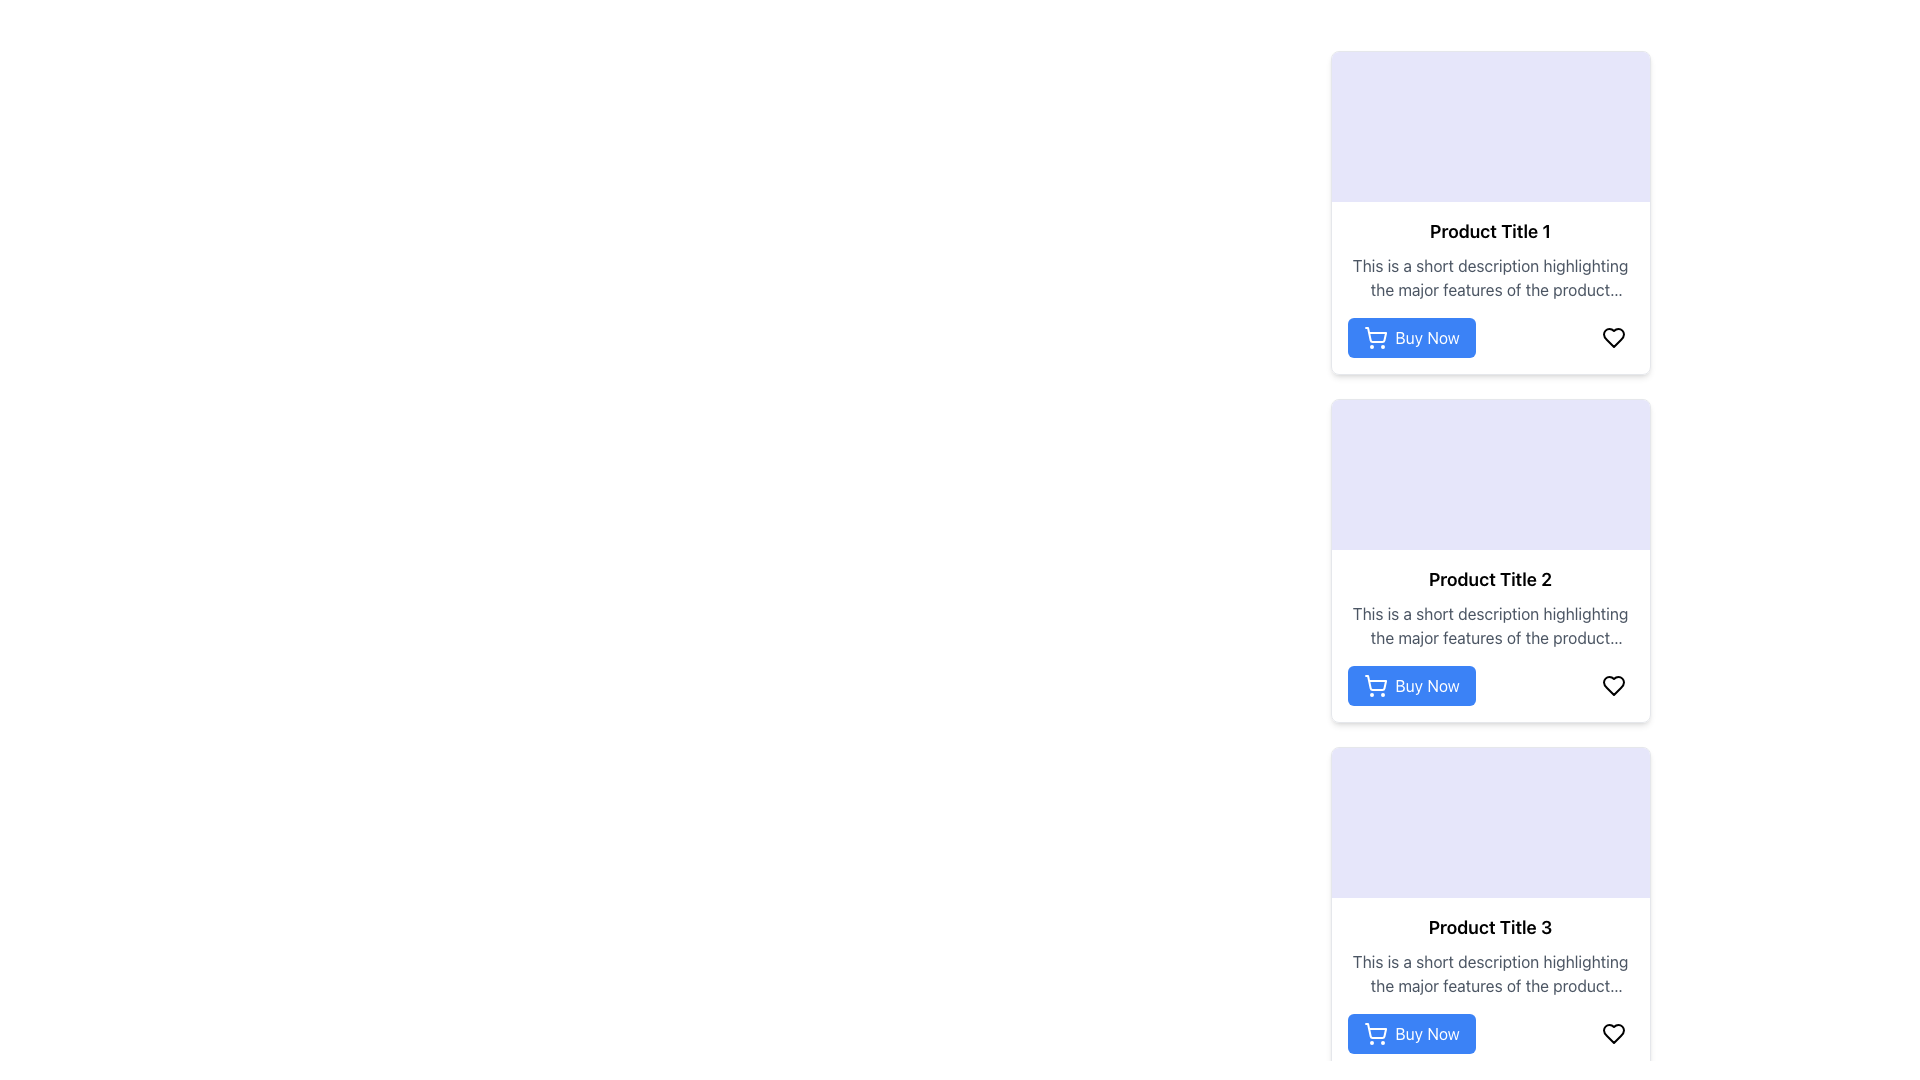  Describe the element at coordinates (1410, 337) in the screenshot. I see `the 'Buy Now' button with a blue background and white text, located at the bottom left of the product description card for 'Product Title 1'` at that location.